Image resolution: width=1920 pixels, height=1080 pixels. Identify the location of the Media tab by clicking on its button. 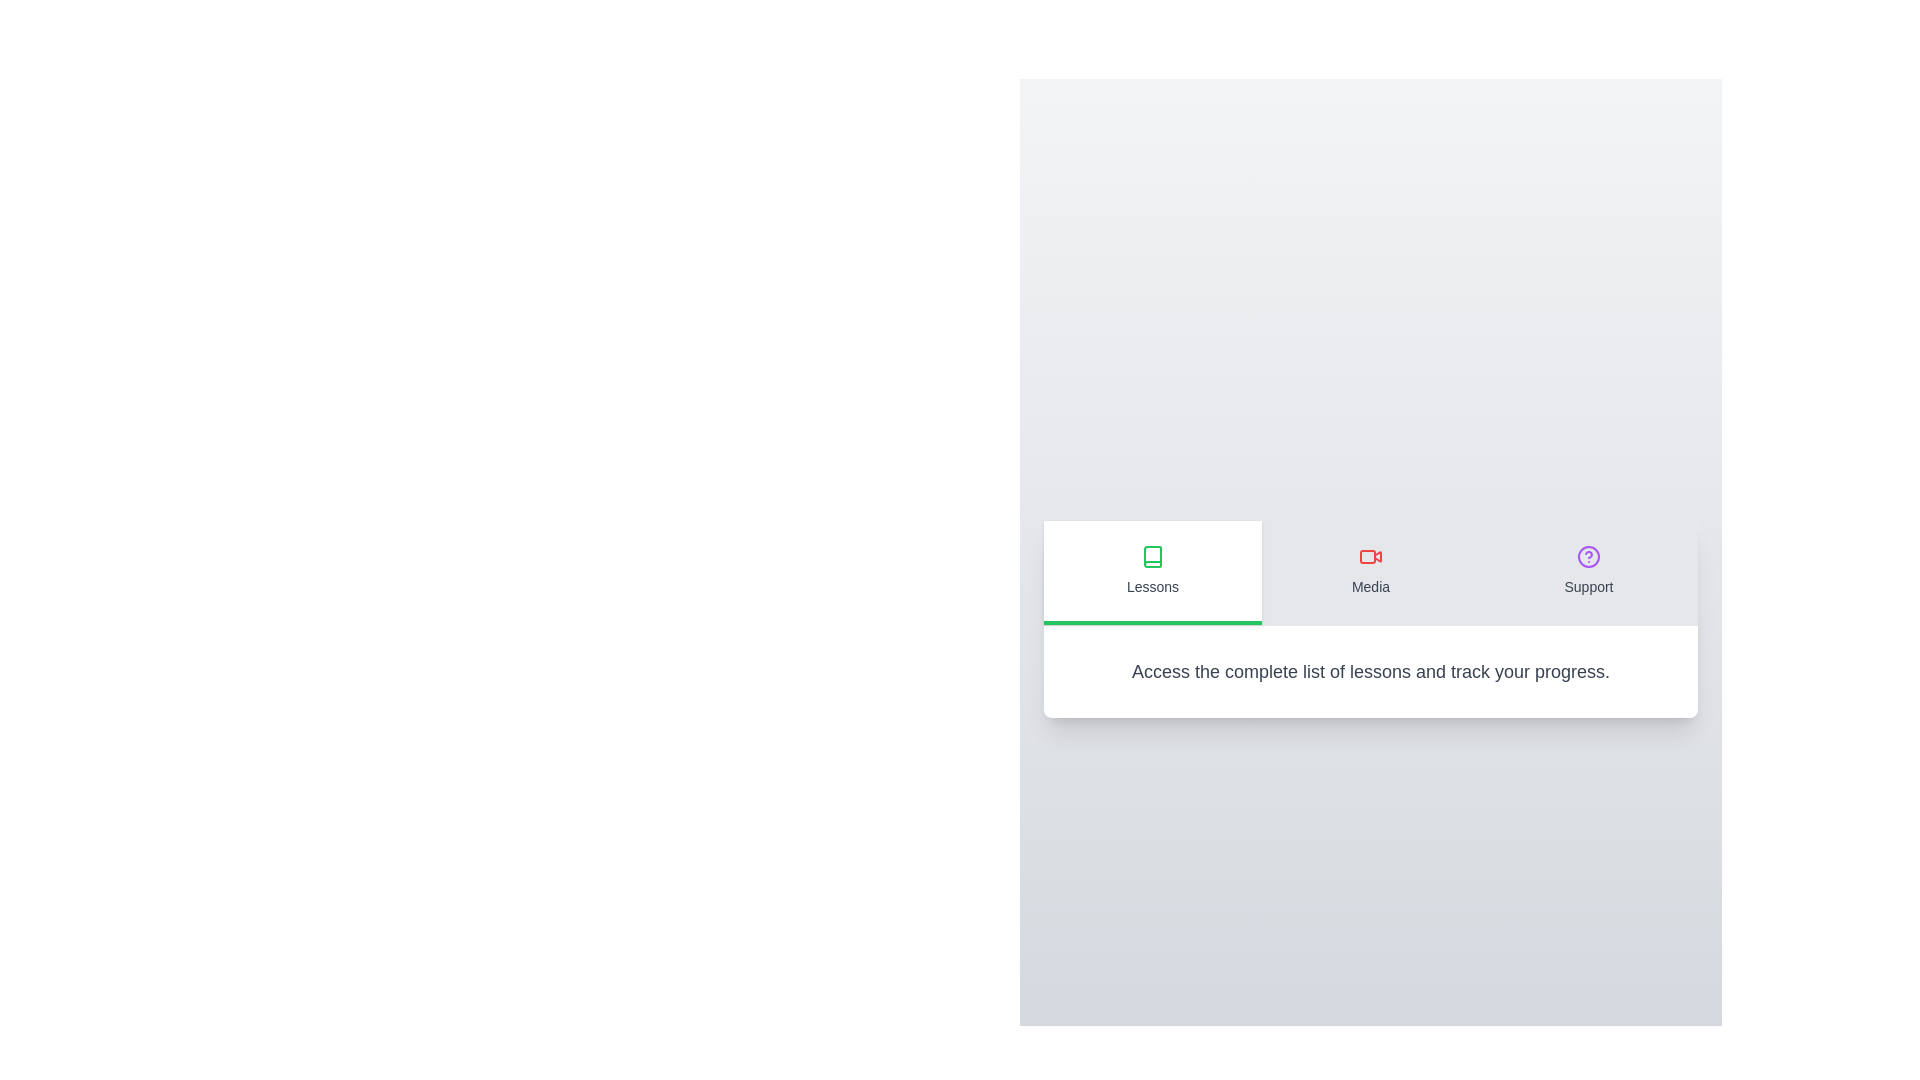
(1370, 572).